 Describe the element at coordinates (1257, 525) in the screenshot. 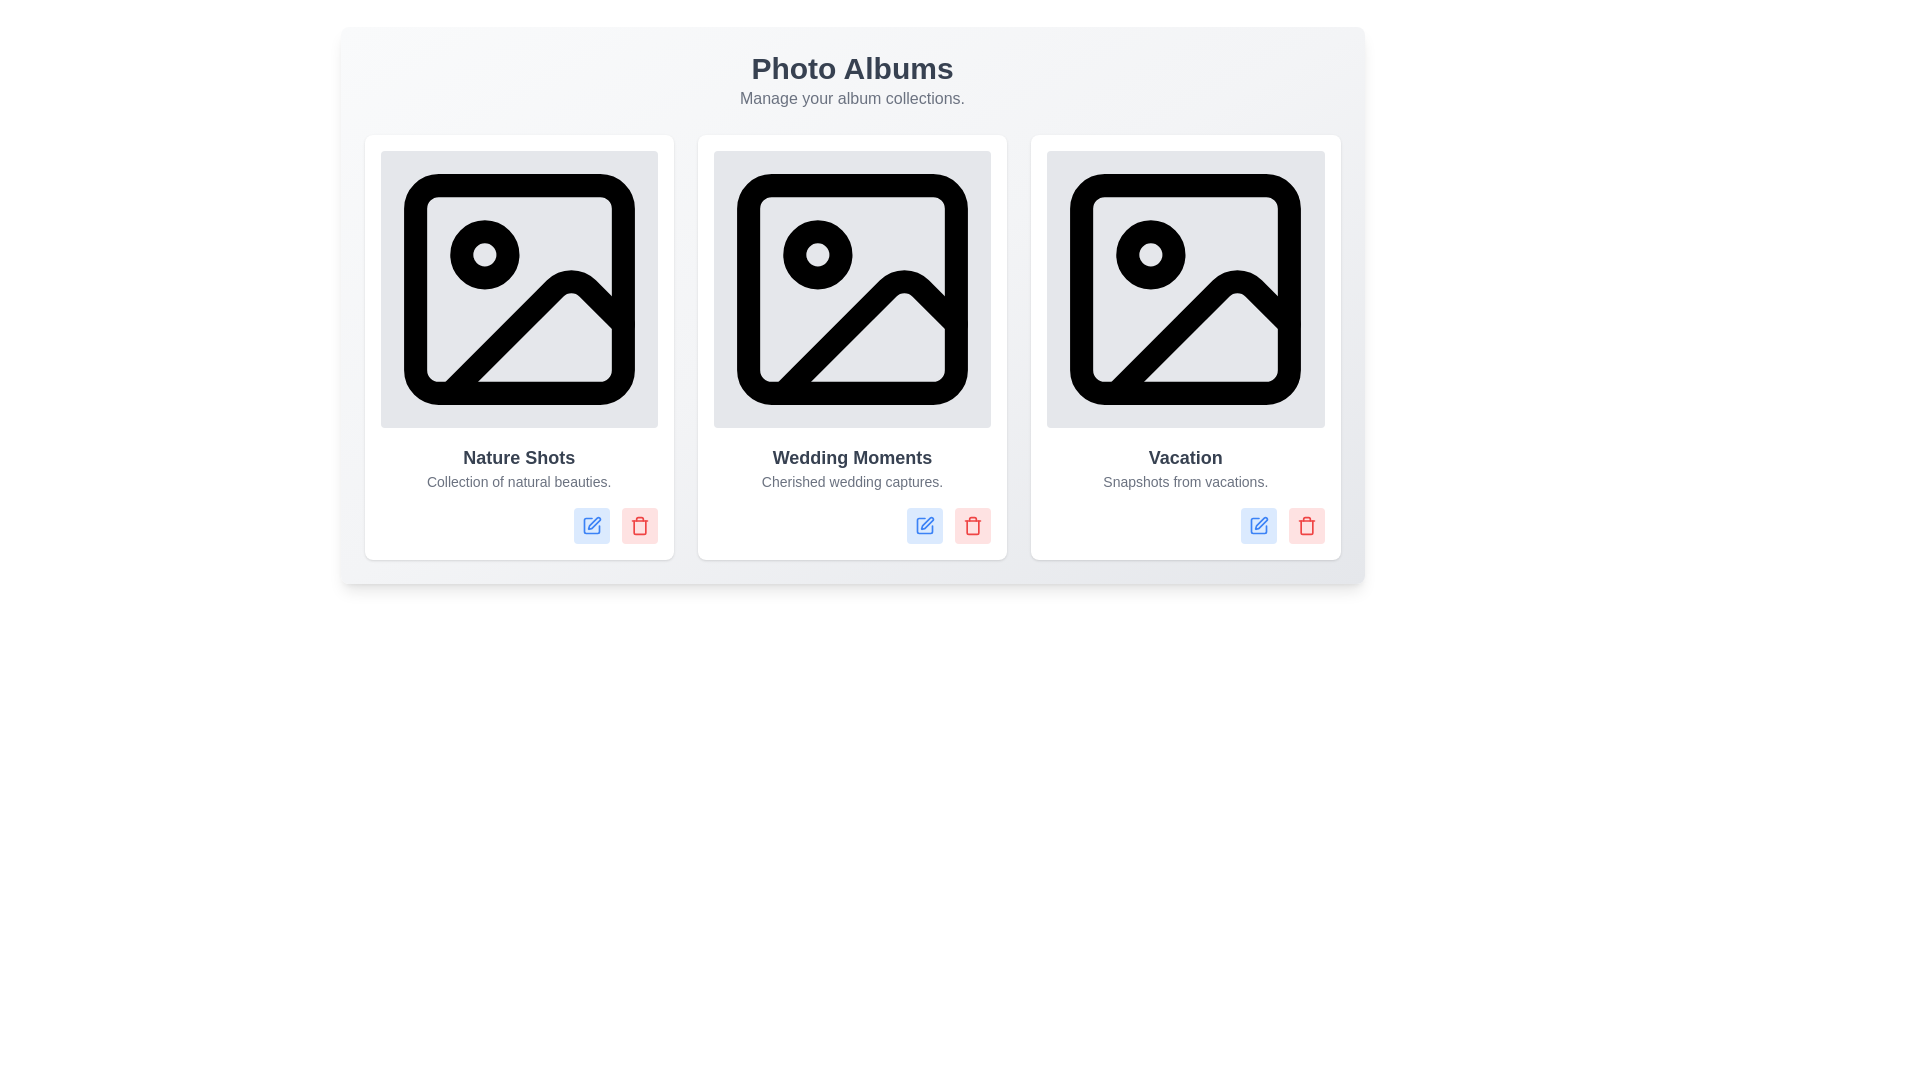

I see `edit button of the album titled Vacation` at that location.